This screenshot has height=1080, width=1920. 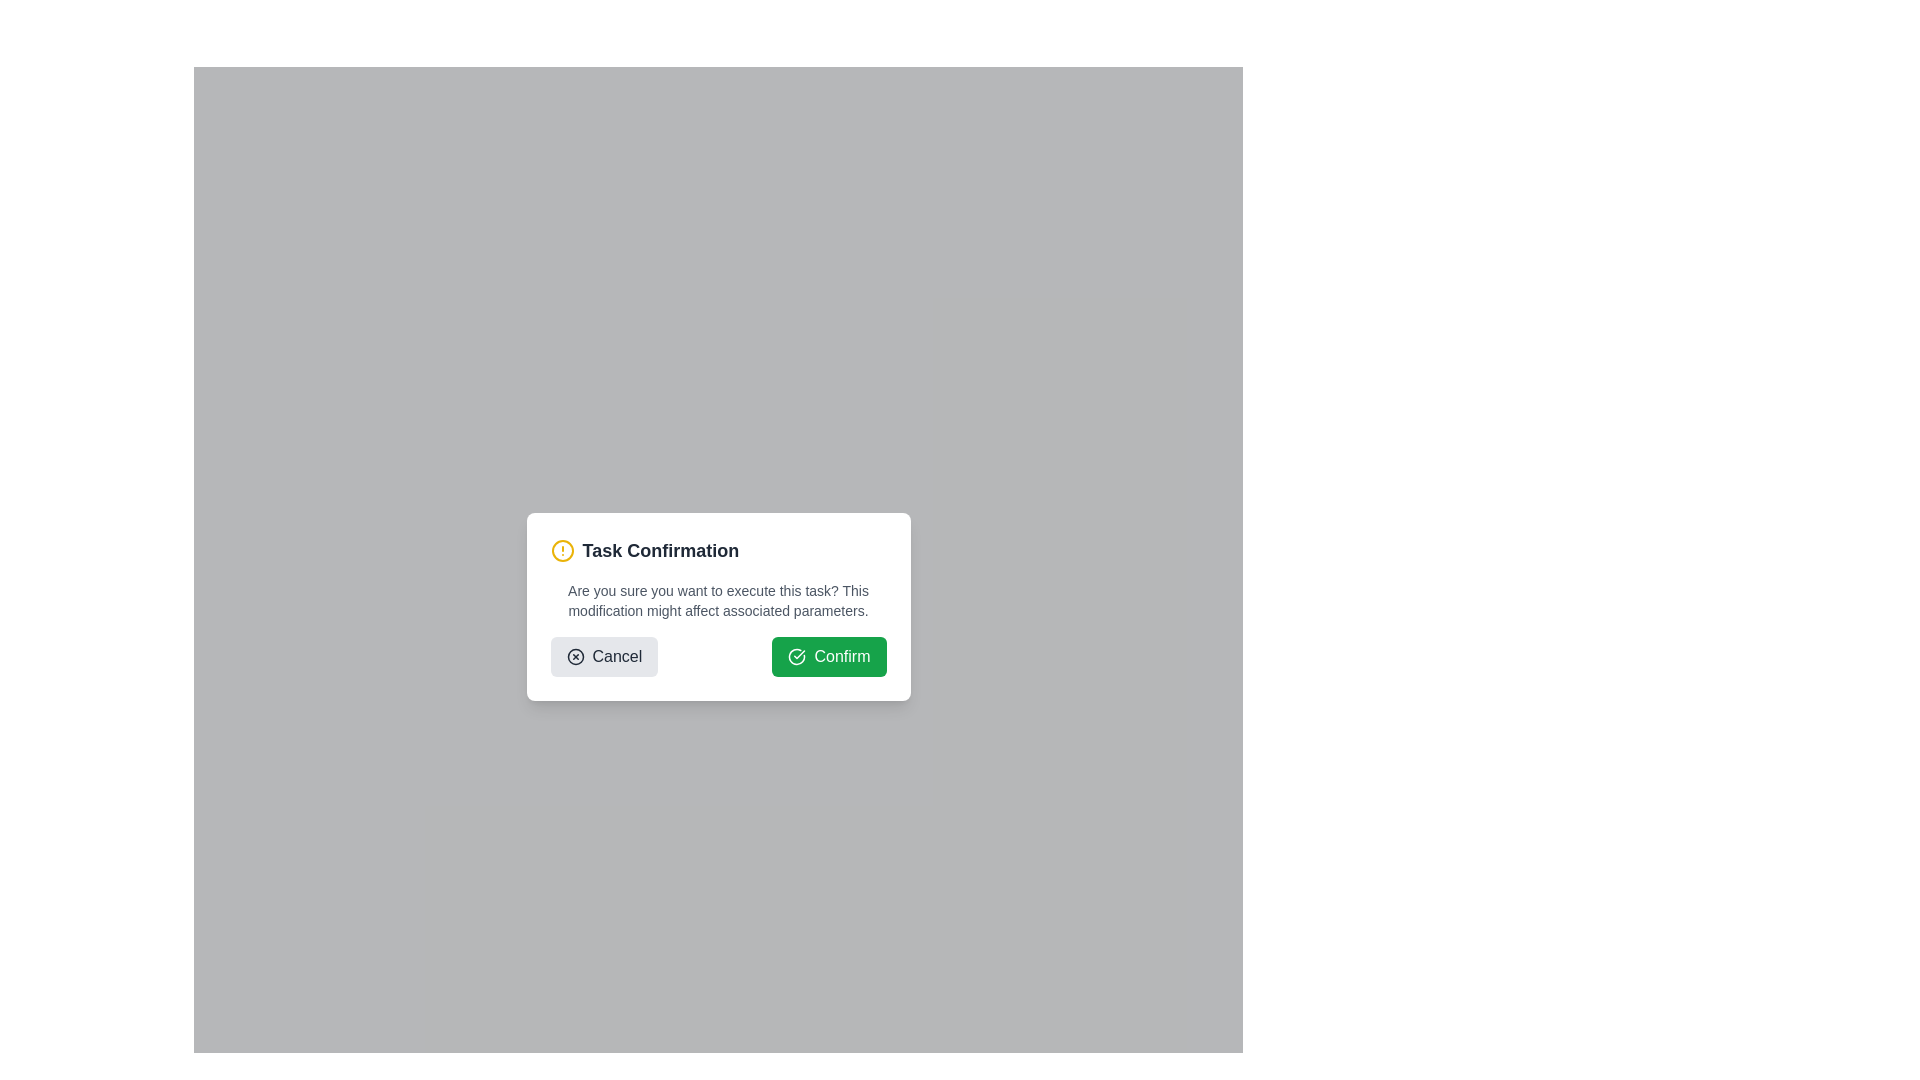 What do you see at coordinates (718, 551) in the screenshot?
I see `the Modal Title/Header which features a yellow exclamation mark icon and the bold text 'Task Confirmation'` at bounding box center [718, 551].